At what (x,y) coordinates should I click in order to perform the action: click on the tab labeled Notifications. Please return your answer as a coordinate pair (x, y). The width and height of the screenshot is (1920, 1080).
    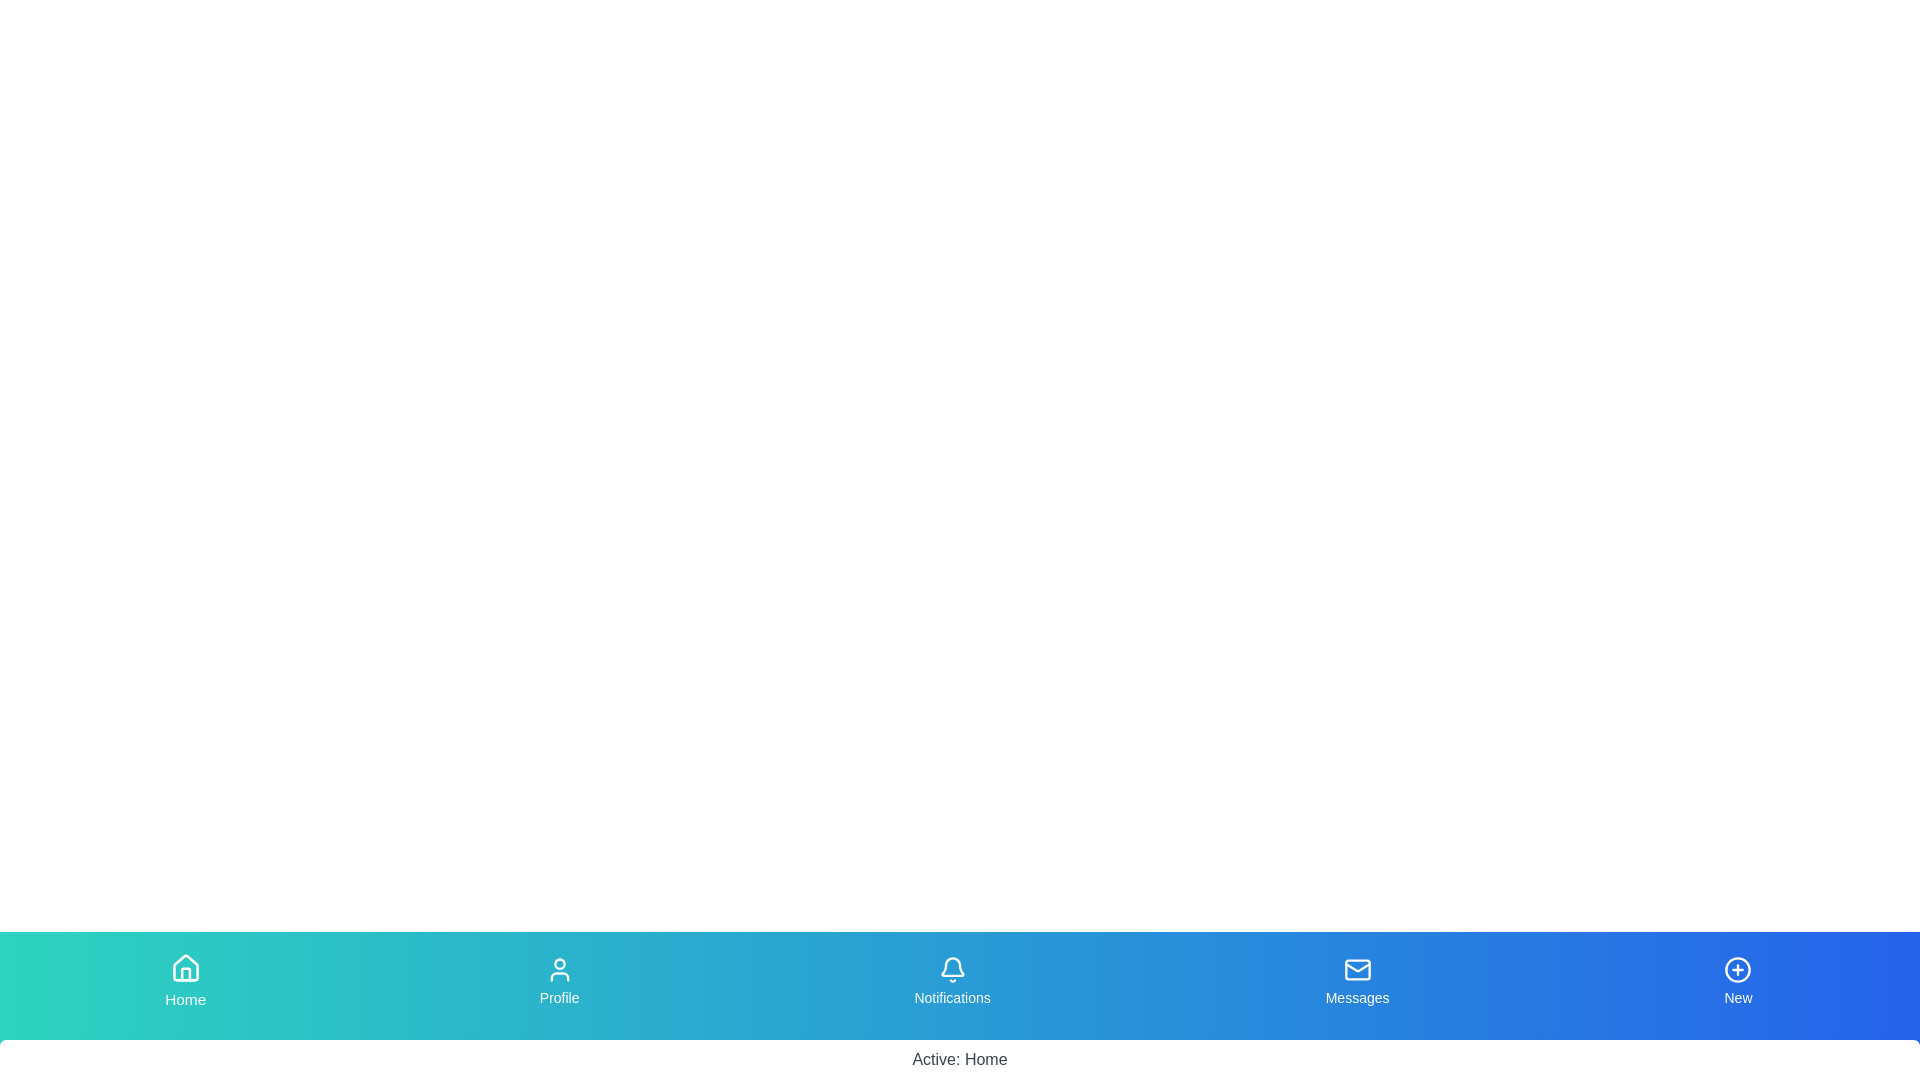
    Looking at the image, I should click on (952, 981).